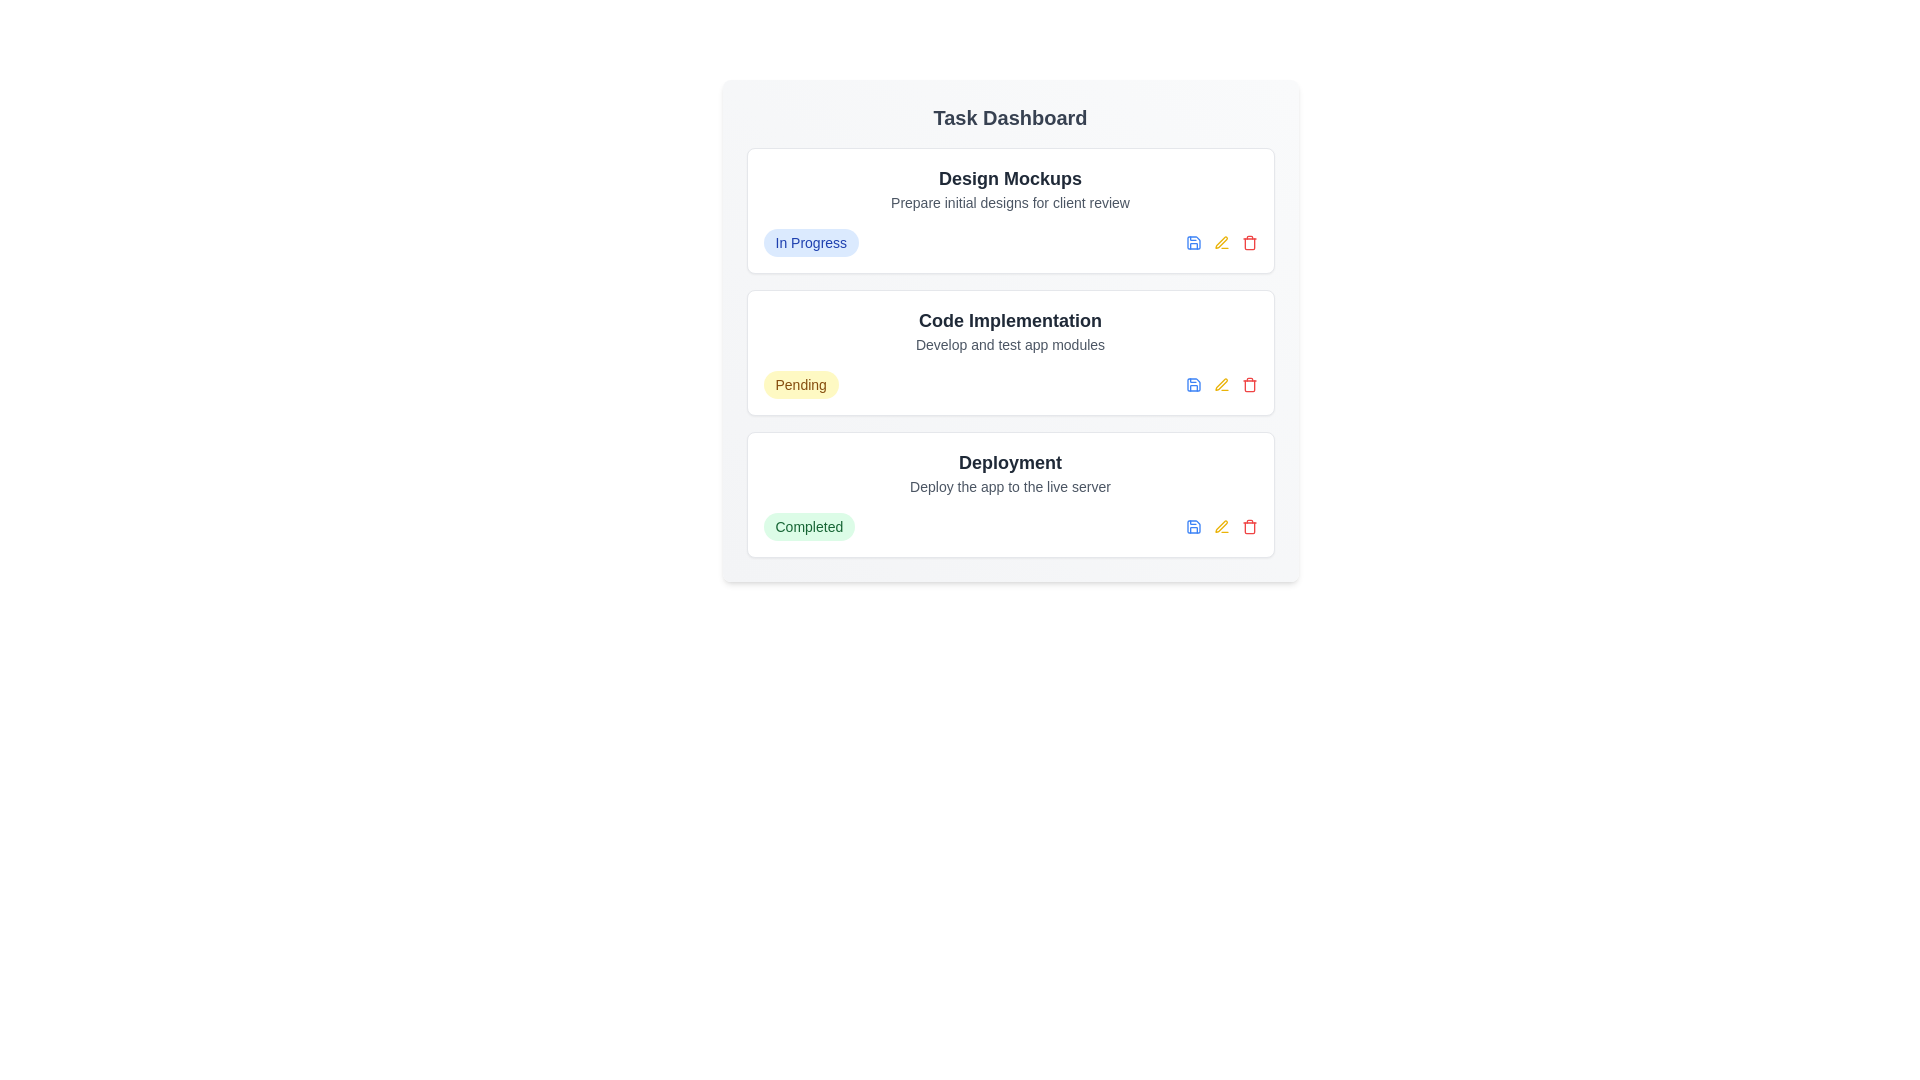  What do you see at coordinates (1220, 526) in the screenshot?
I see `the edit button for the task titled 'Deployment'` at bounding box center [1220, 526].